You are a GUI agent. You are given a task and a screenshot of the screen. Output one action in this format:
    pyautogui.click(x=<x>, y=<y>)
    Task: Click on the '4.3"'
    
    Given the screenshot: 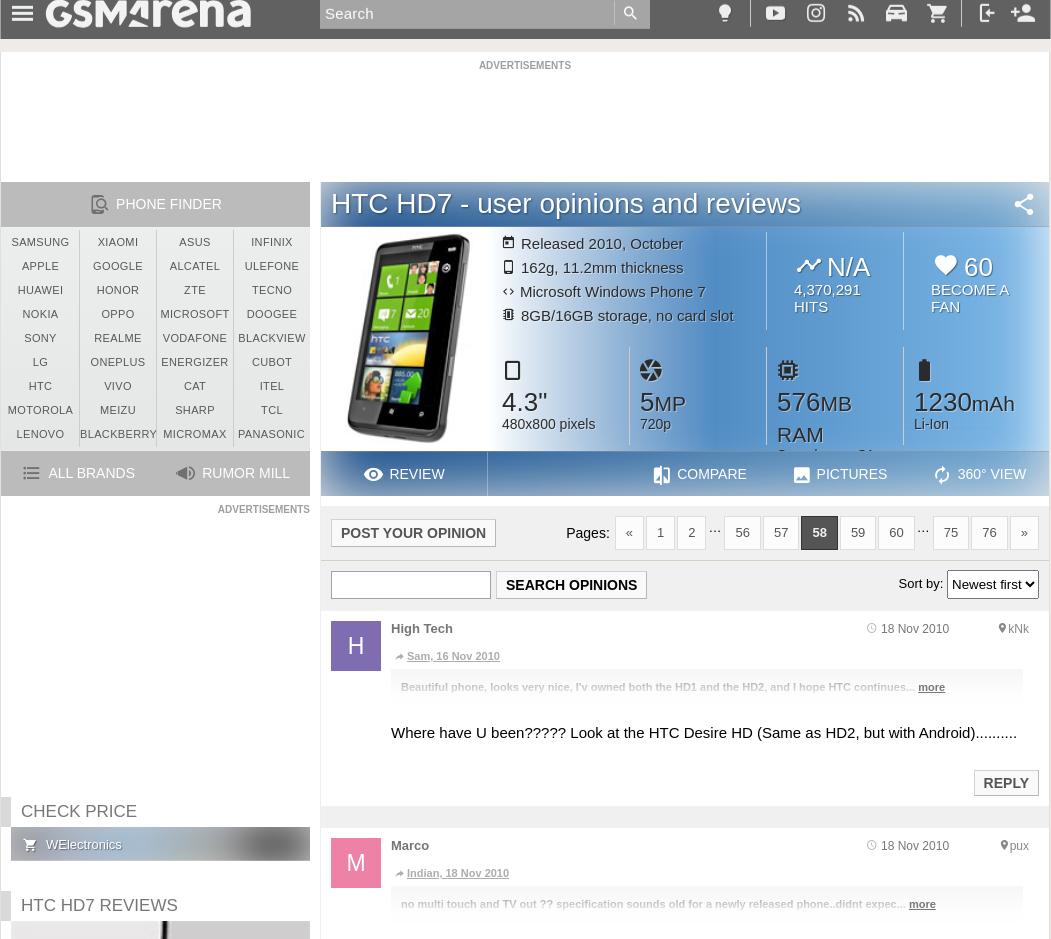 What is the action you would take?
    pyautogui.click(x=524, y=400)
    